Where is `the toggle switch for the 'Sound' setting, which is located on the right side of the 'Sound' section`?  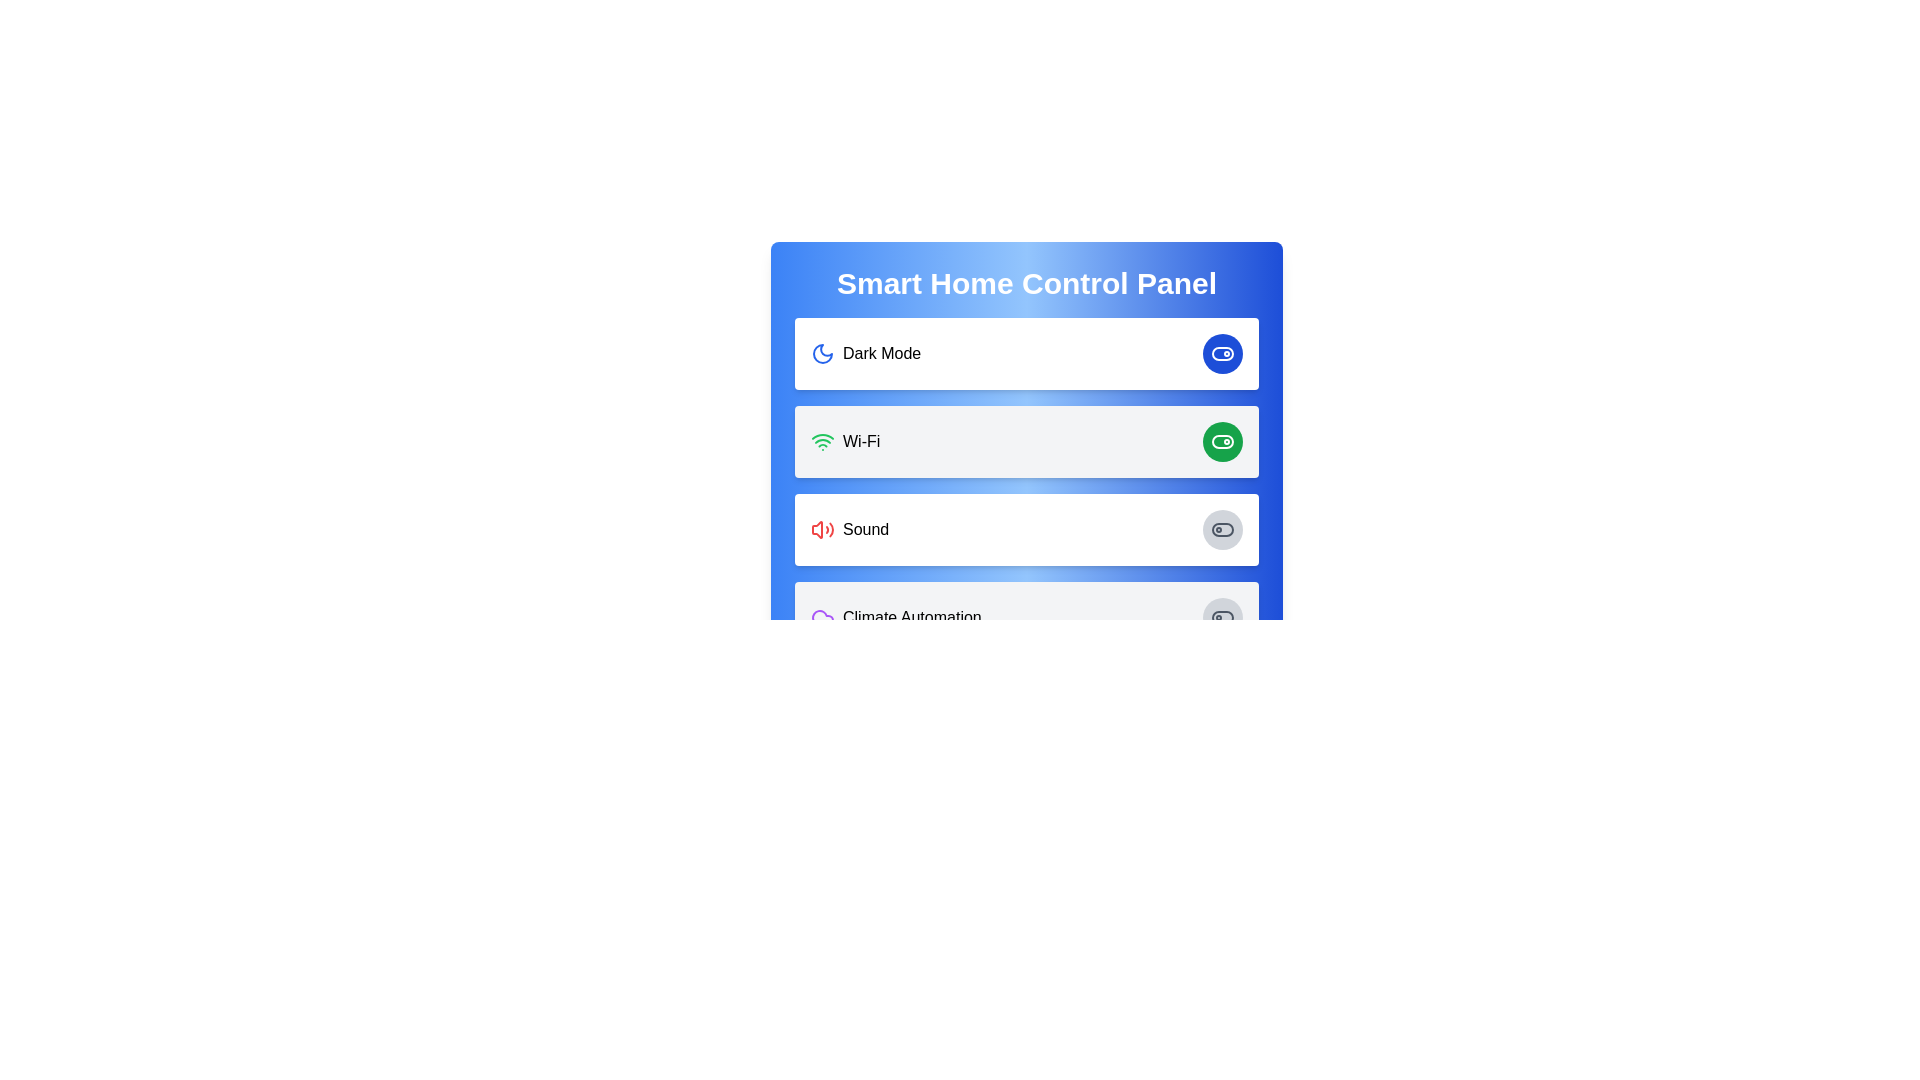 the toggle switch for the 'Sound' setting, which is located on the right side of the 'Sound' section is located at coordinates (1222, 528).